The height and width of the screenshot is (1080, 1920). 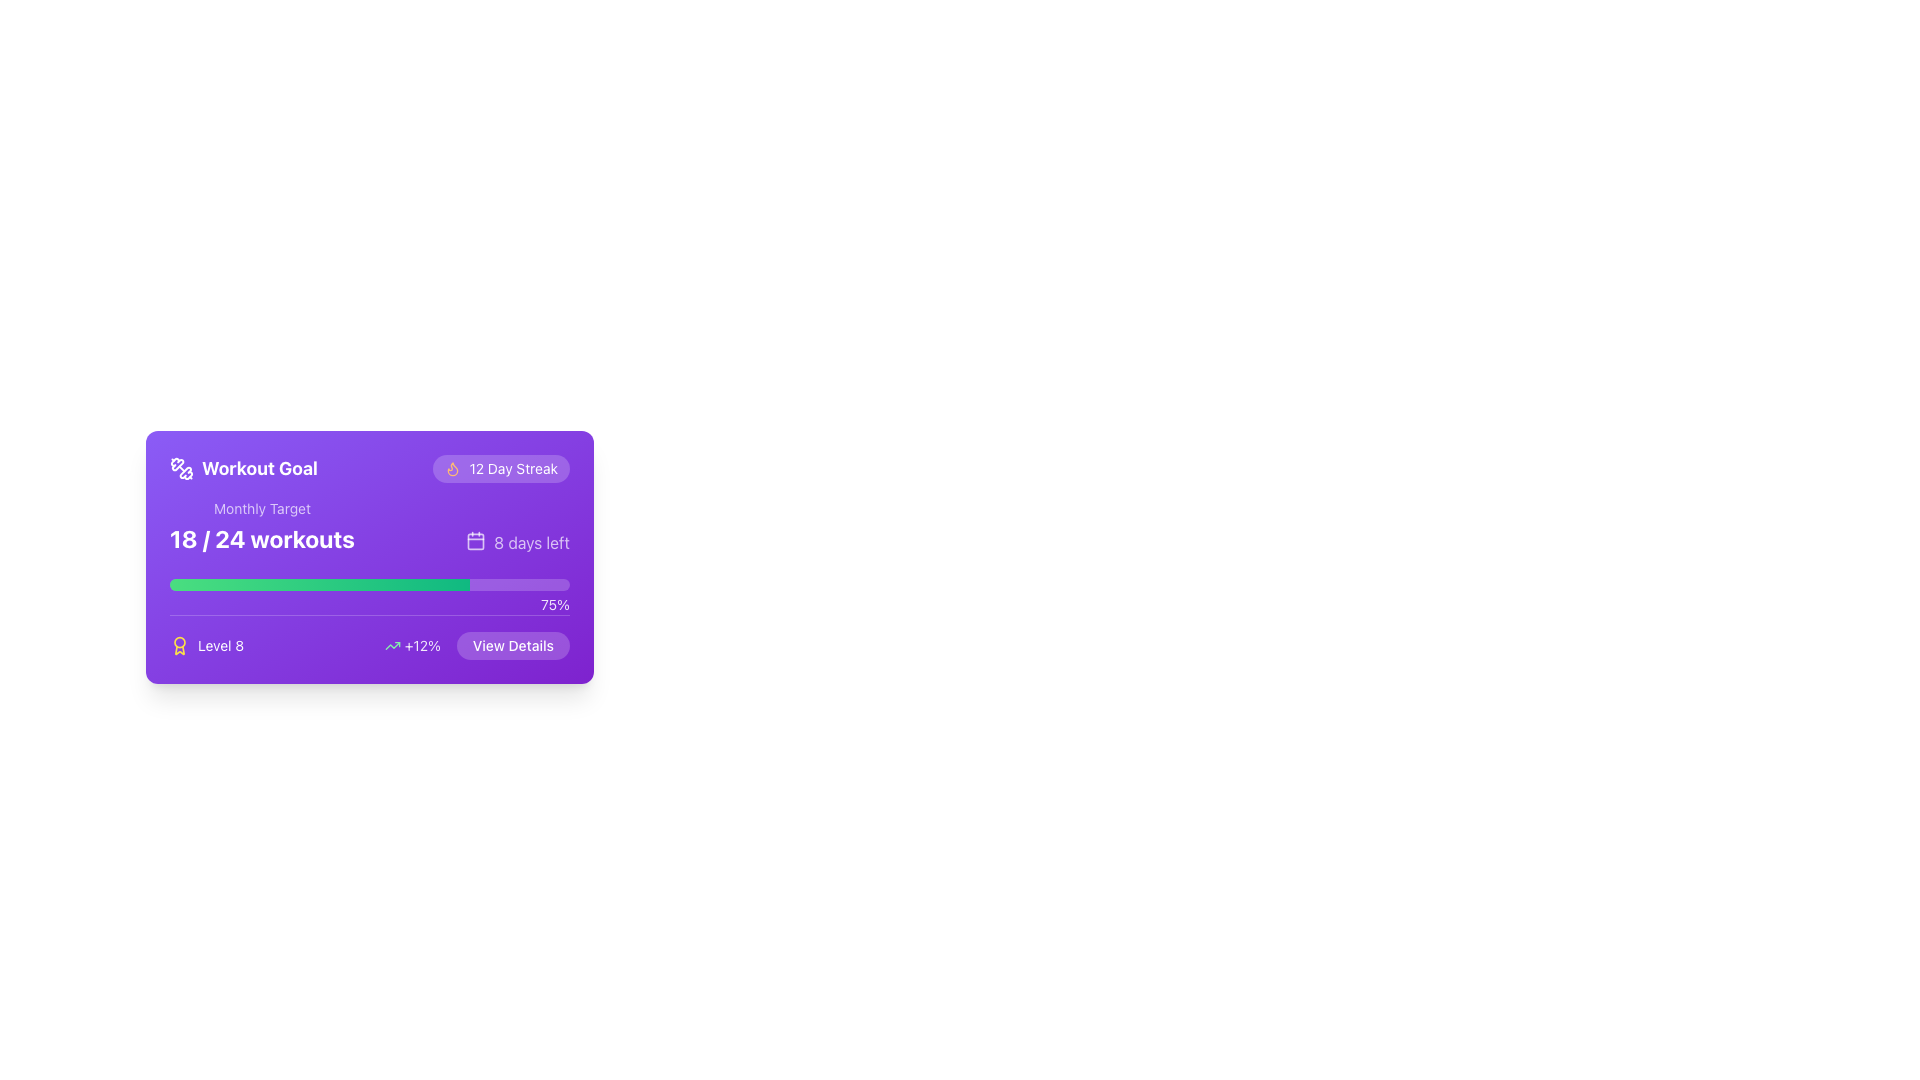 I want to click on the fitness icon located at the upper-left corner of the 'Workout Goal' card, so click(x=177, y=464).